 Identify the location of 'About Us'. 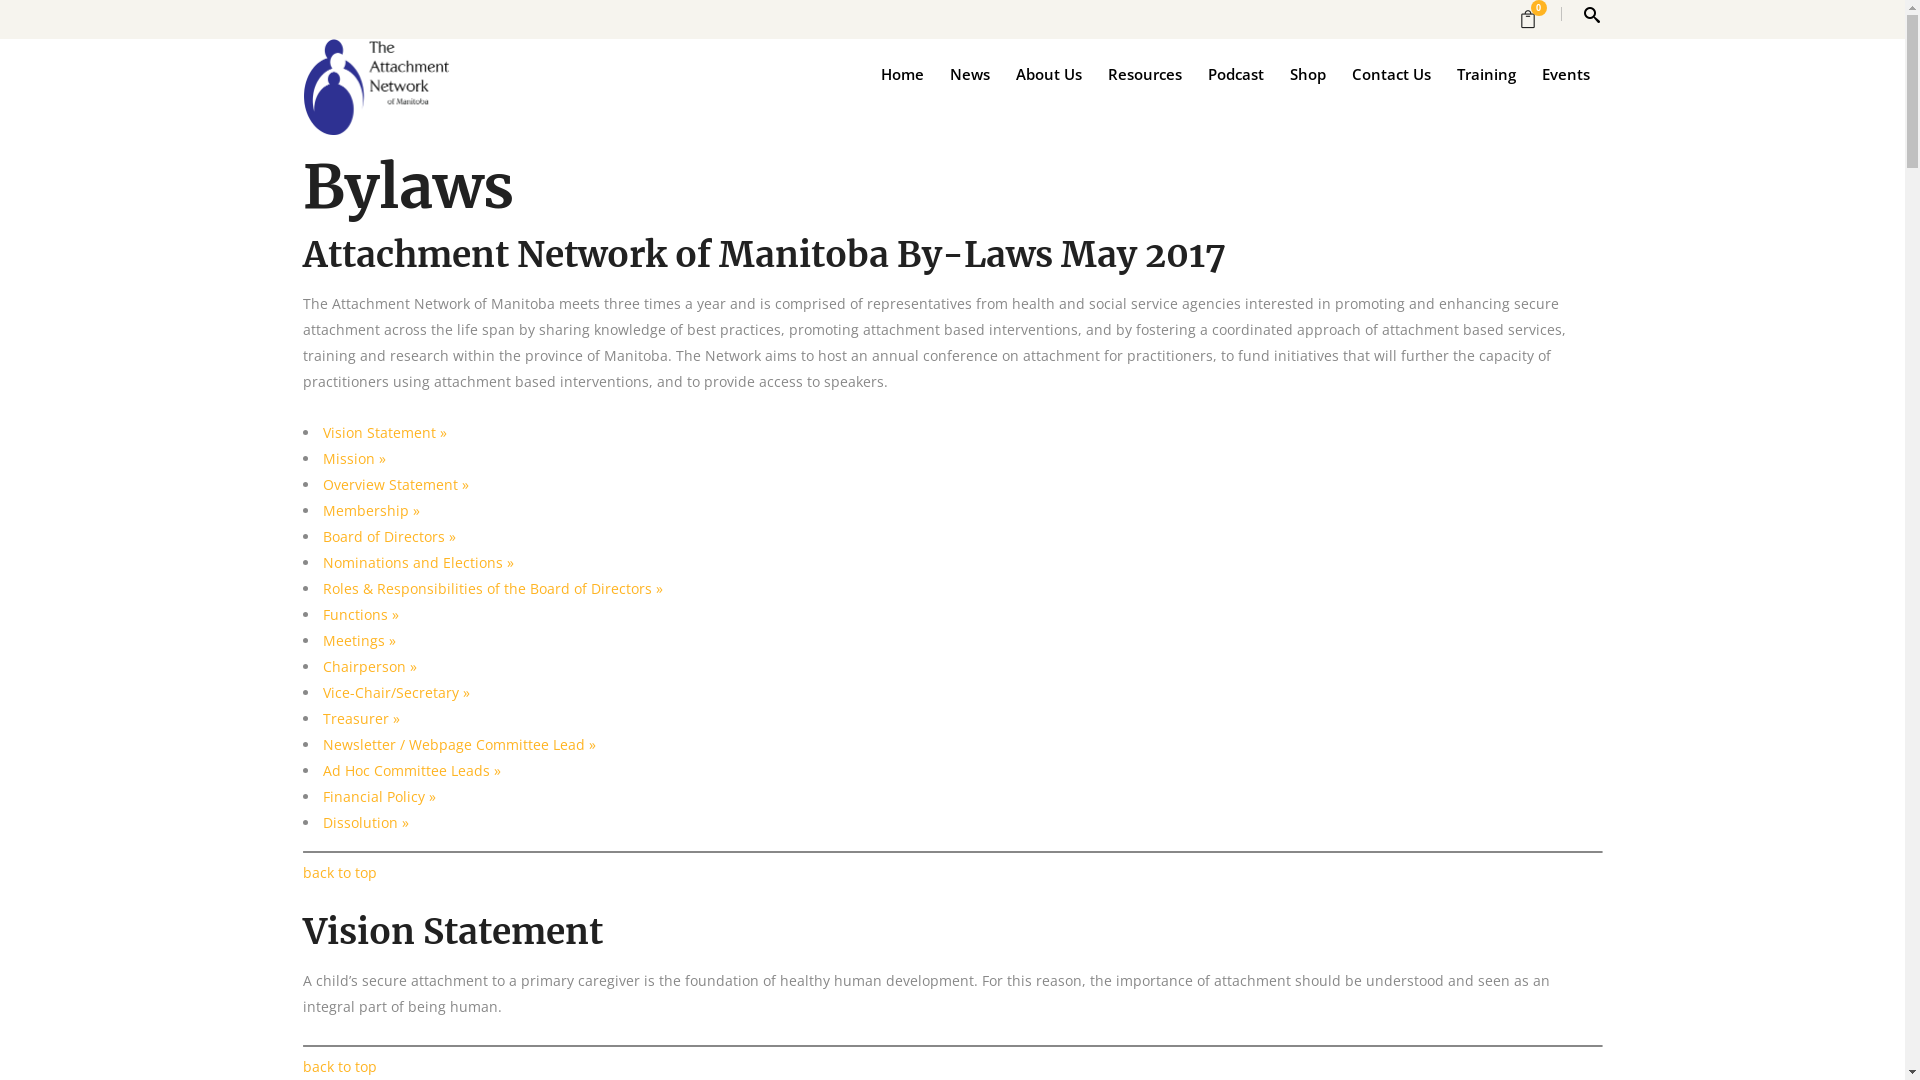
(1002, 72).